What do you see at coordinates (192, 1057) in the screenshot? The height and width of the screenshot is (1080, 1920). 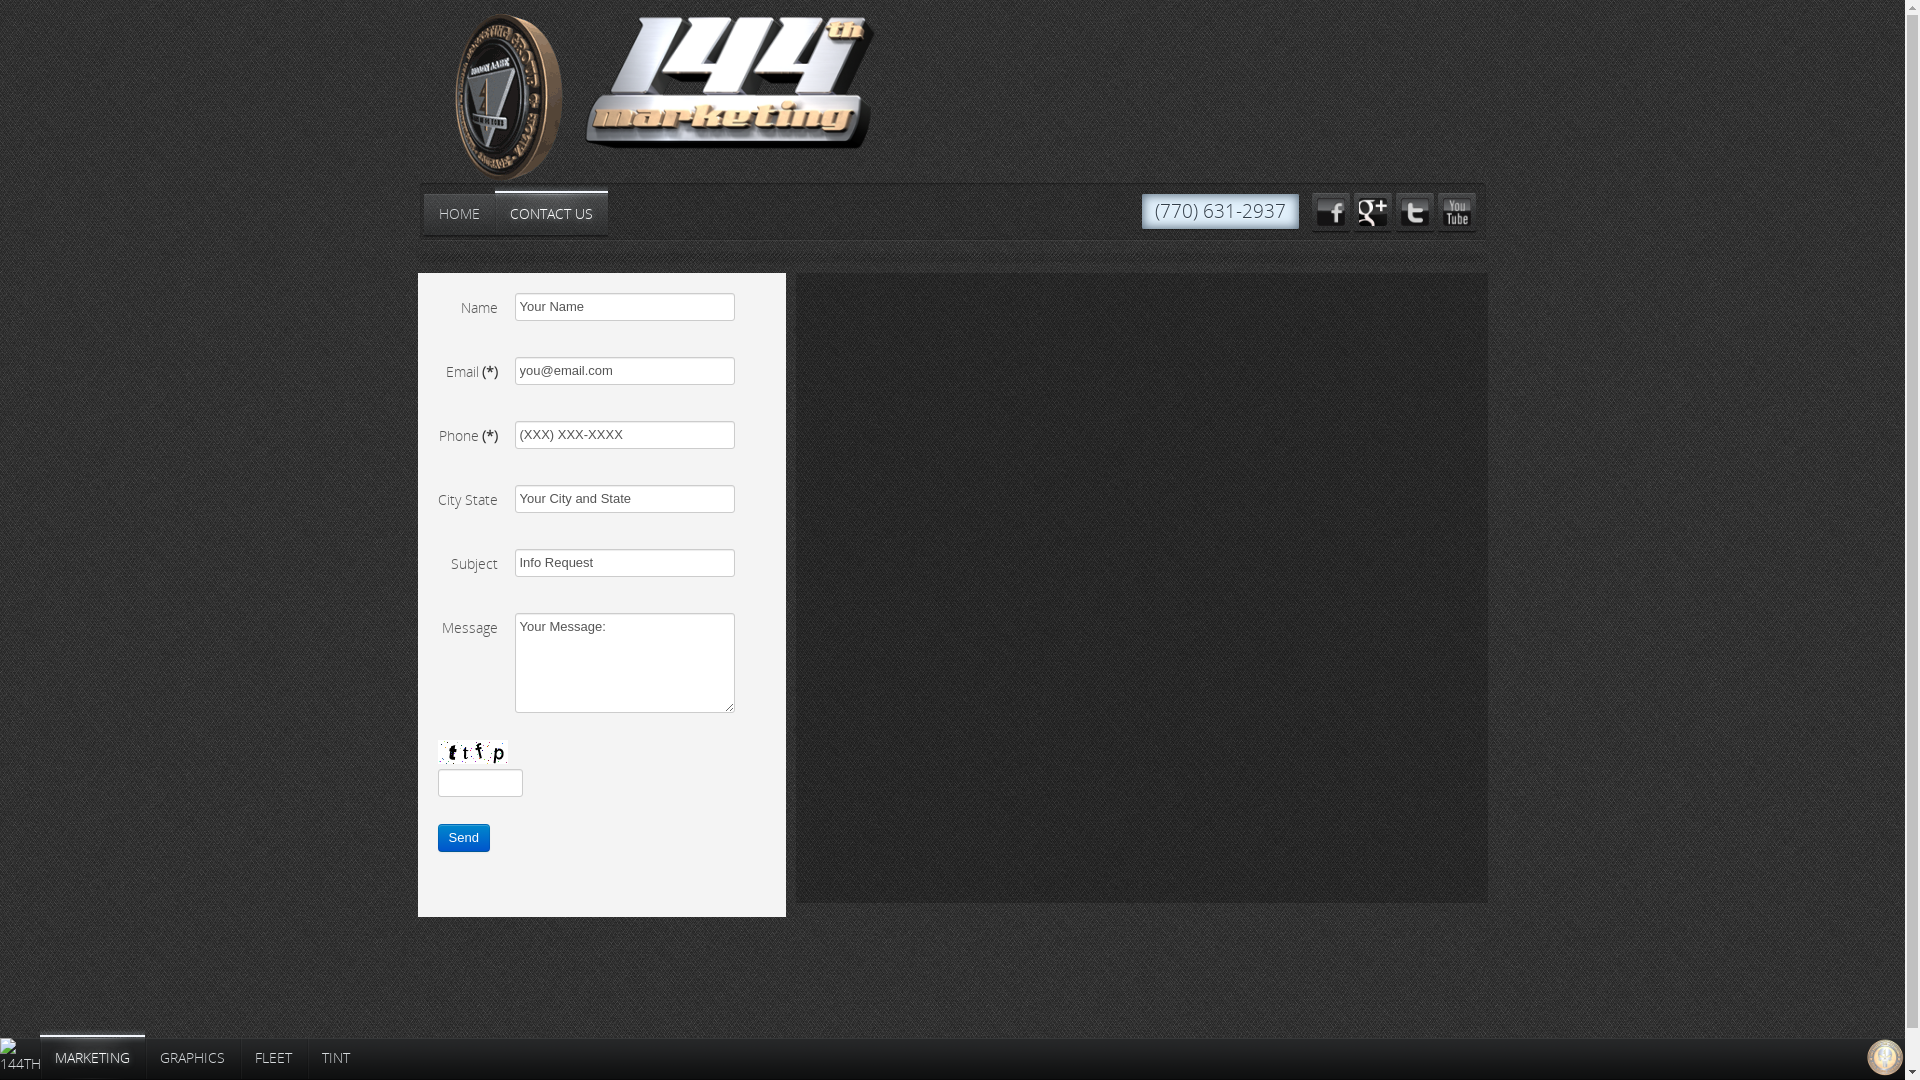 I see `'GRAPHICS'` at bounding box center [192, 1057].